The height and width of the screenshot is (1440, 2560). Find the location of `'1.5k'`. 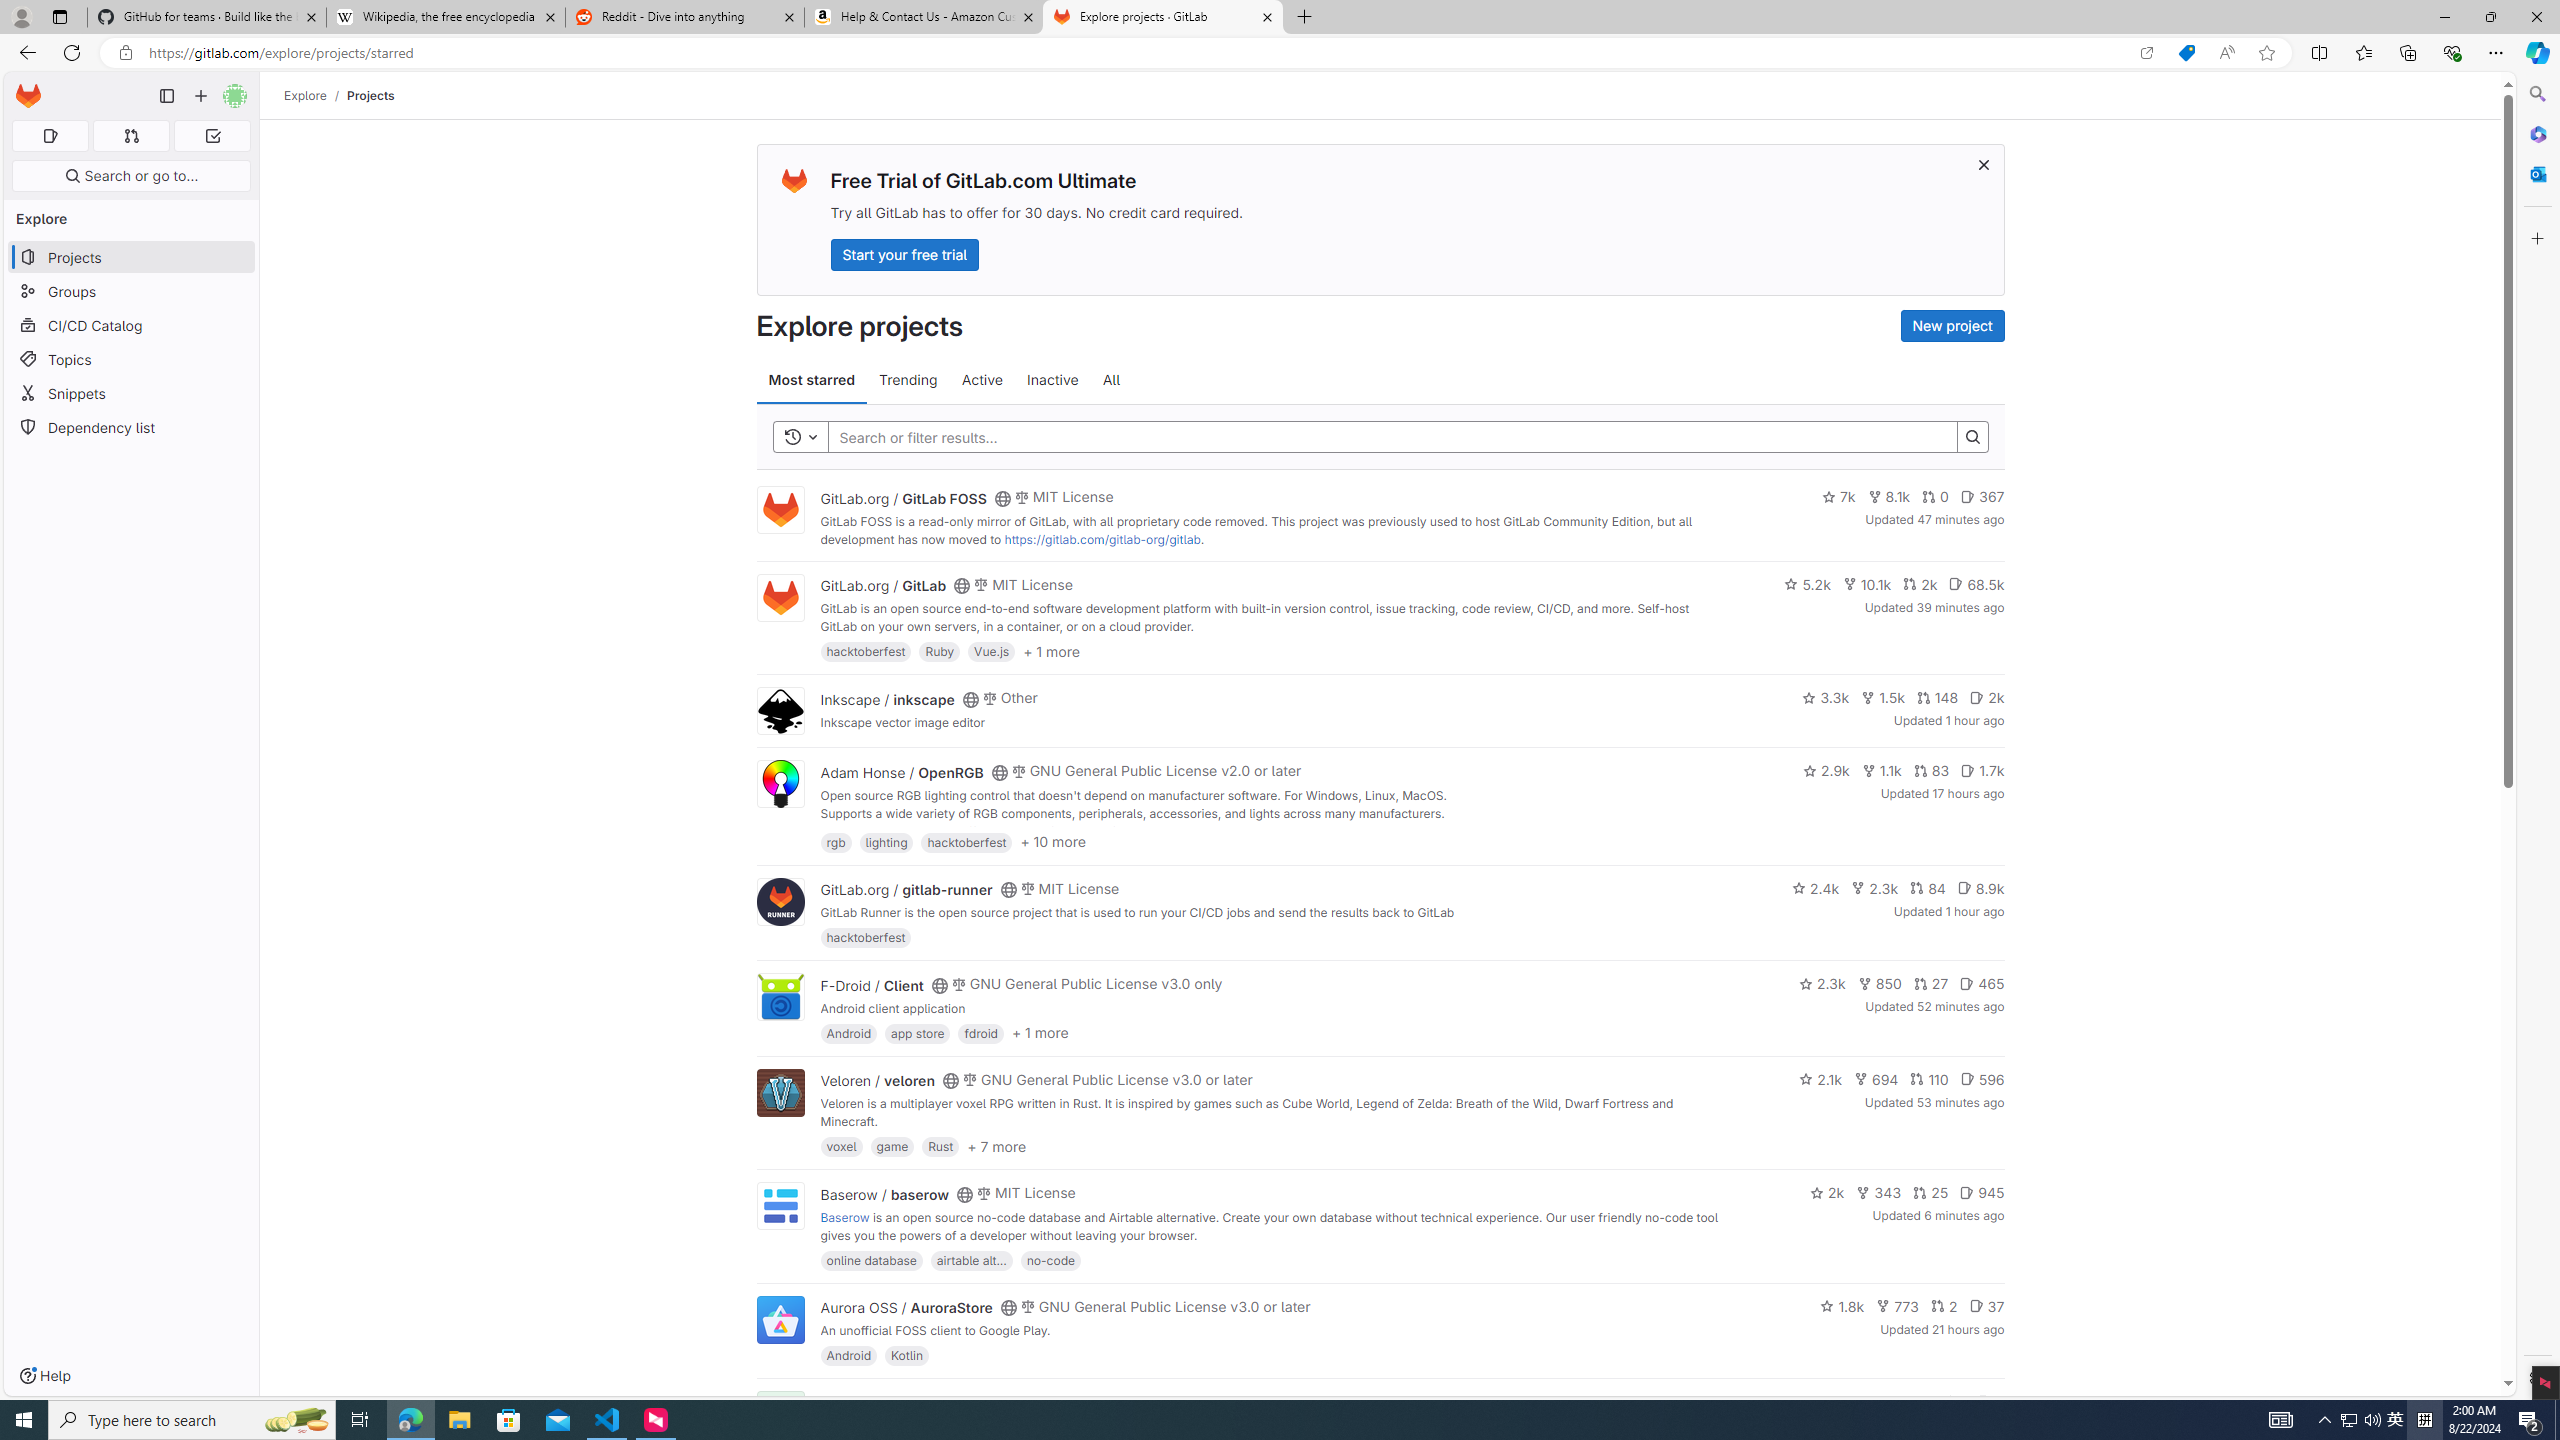

'1.5k' is located at coordinates (1882, 697).